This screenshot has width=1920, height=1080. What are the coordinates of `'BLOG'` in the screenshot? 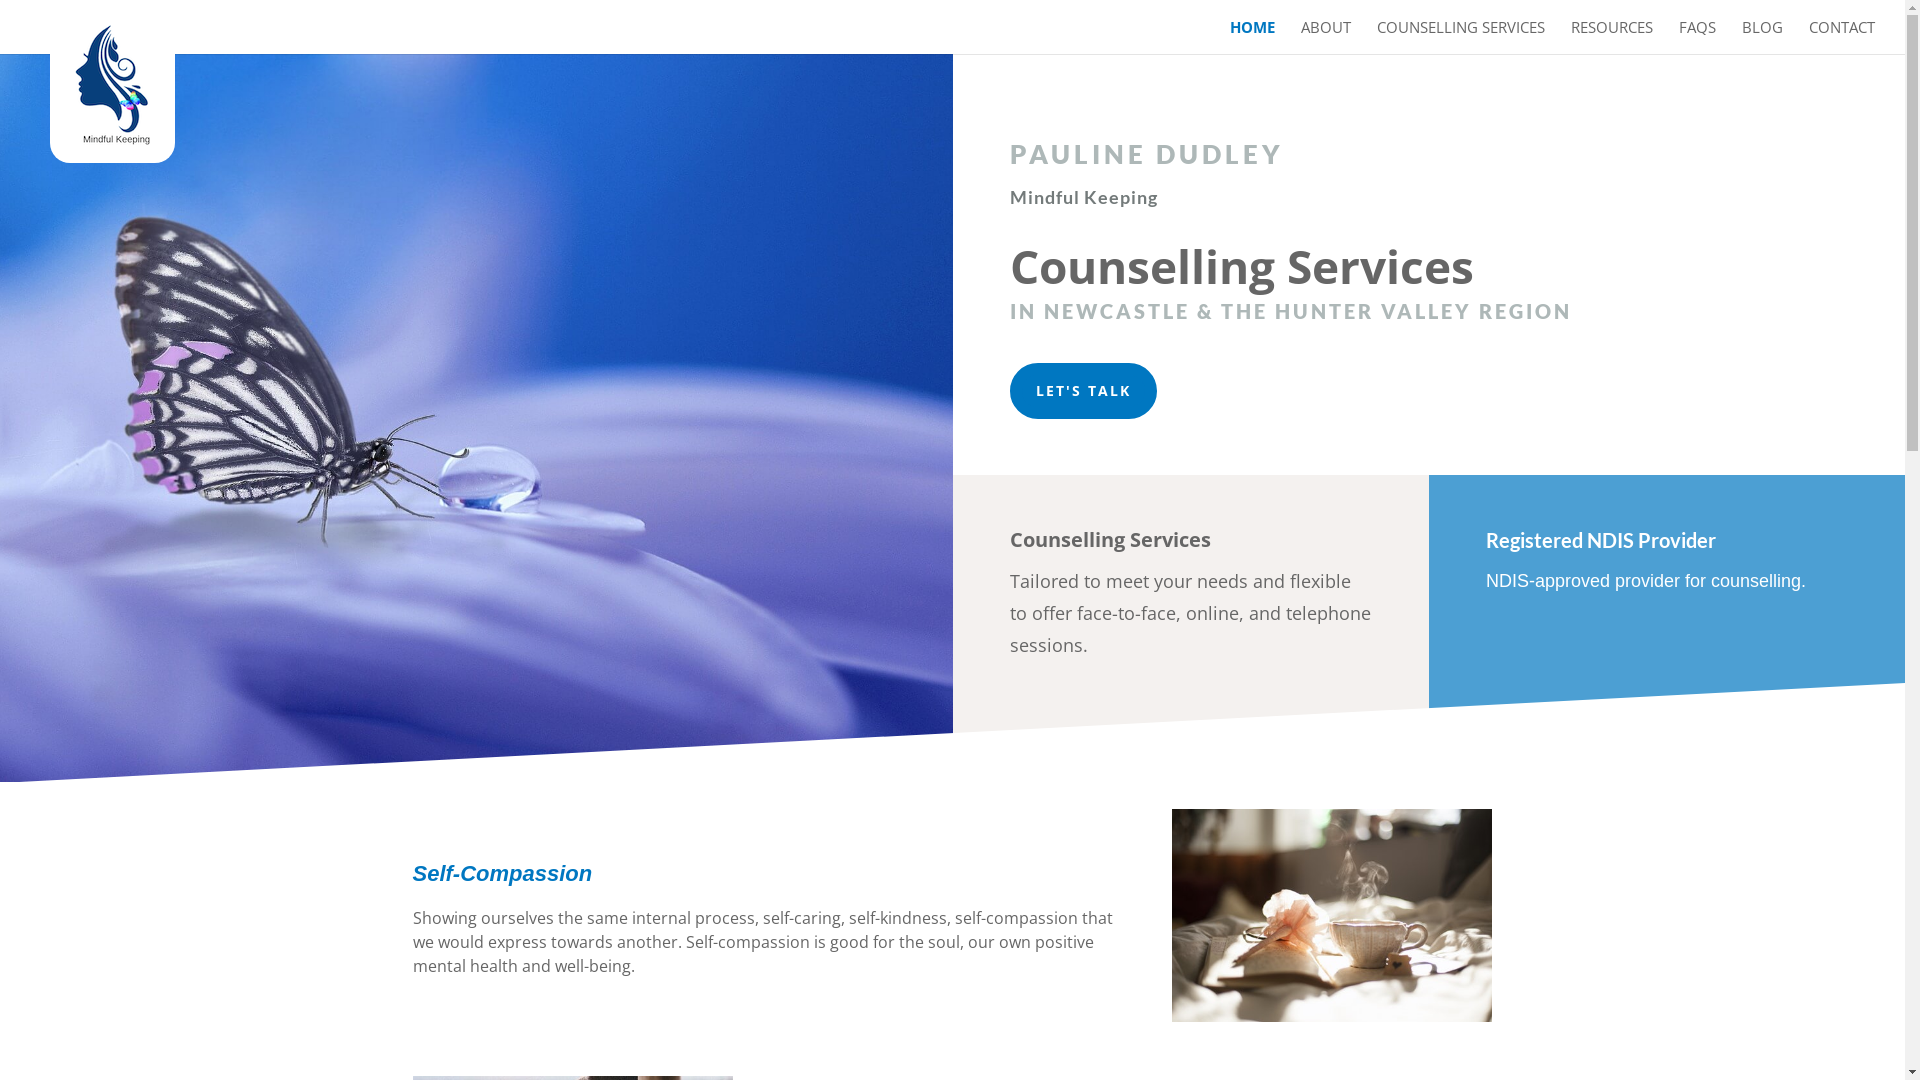 It's located at (1762, 37).